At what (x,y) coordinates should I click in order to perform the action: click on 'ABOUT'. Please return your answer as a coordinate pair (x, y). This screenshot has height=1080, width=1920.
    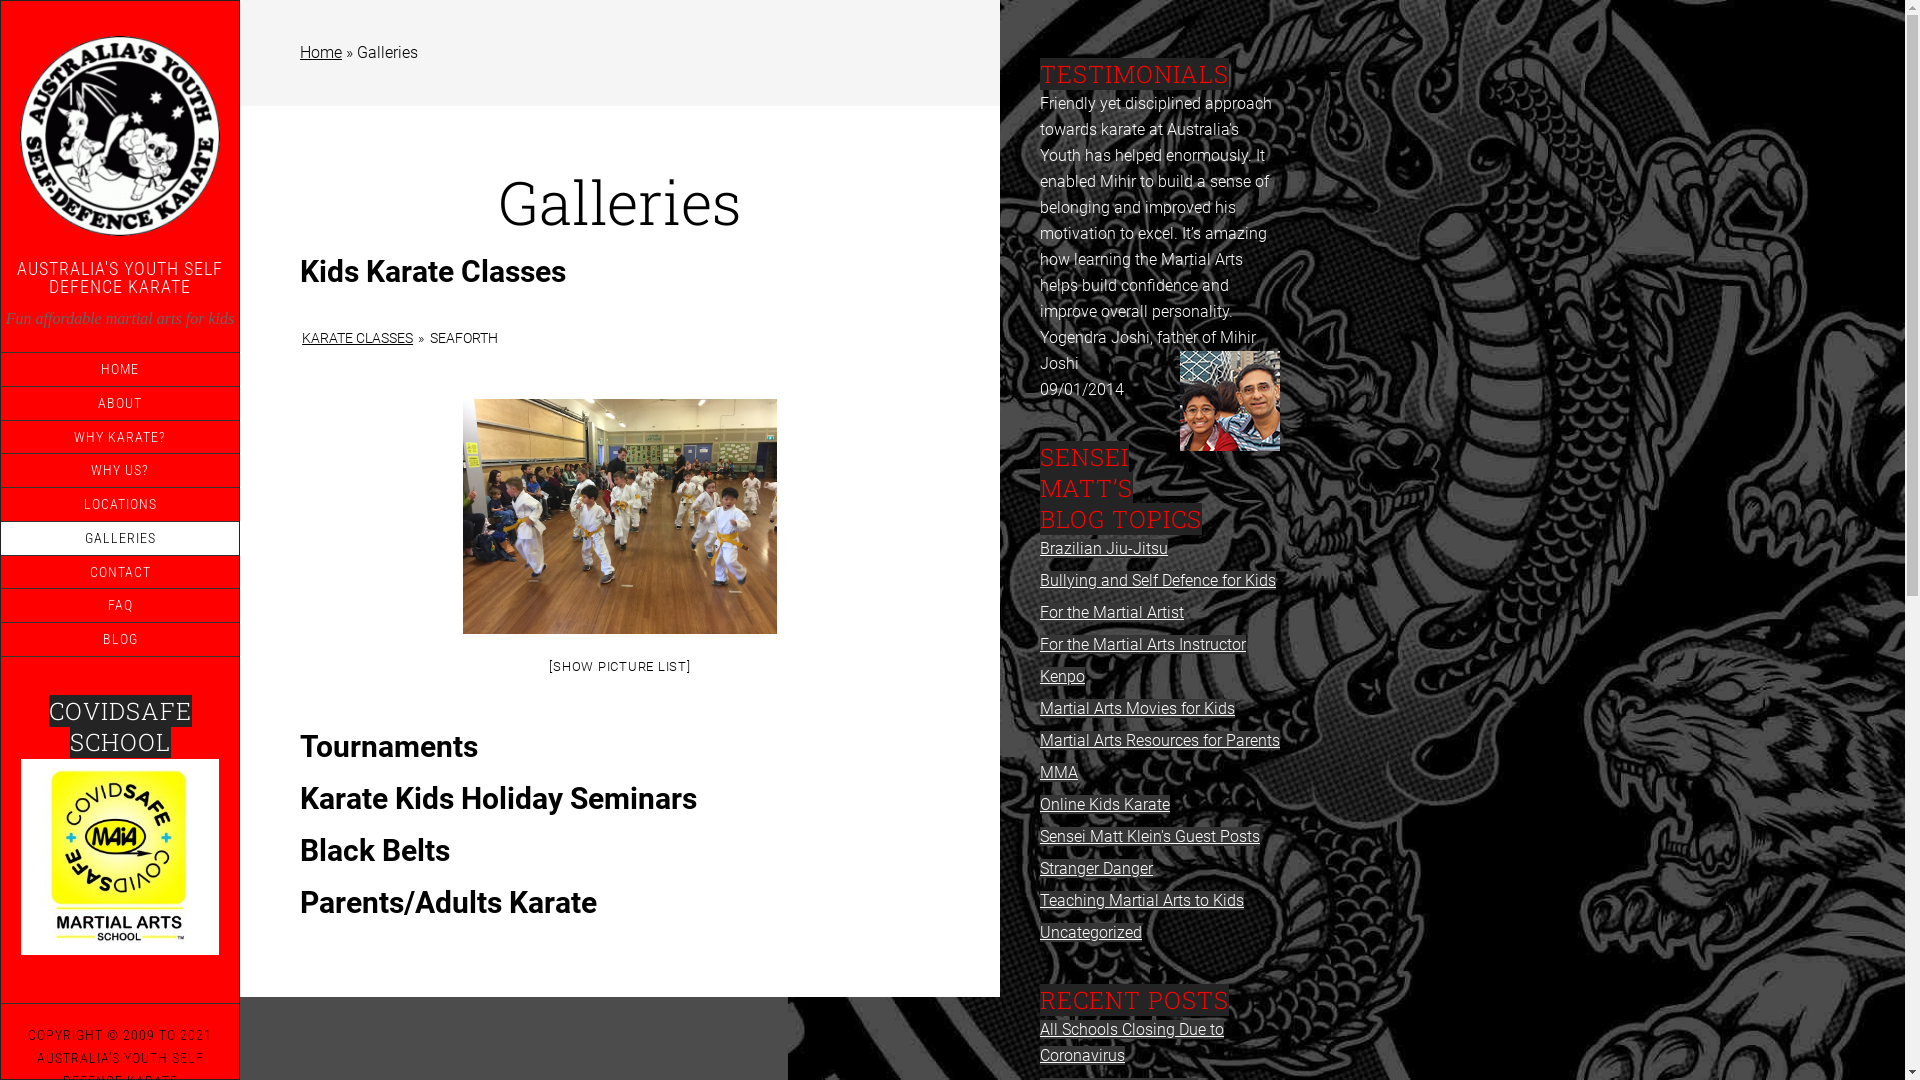
    Looking at the image, I should click on (119, 403).